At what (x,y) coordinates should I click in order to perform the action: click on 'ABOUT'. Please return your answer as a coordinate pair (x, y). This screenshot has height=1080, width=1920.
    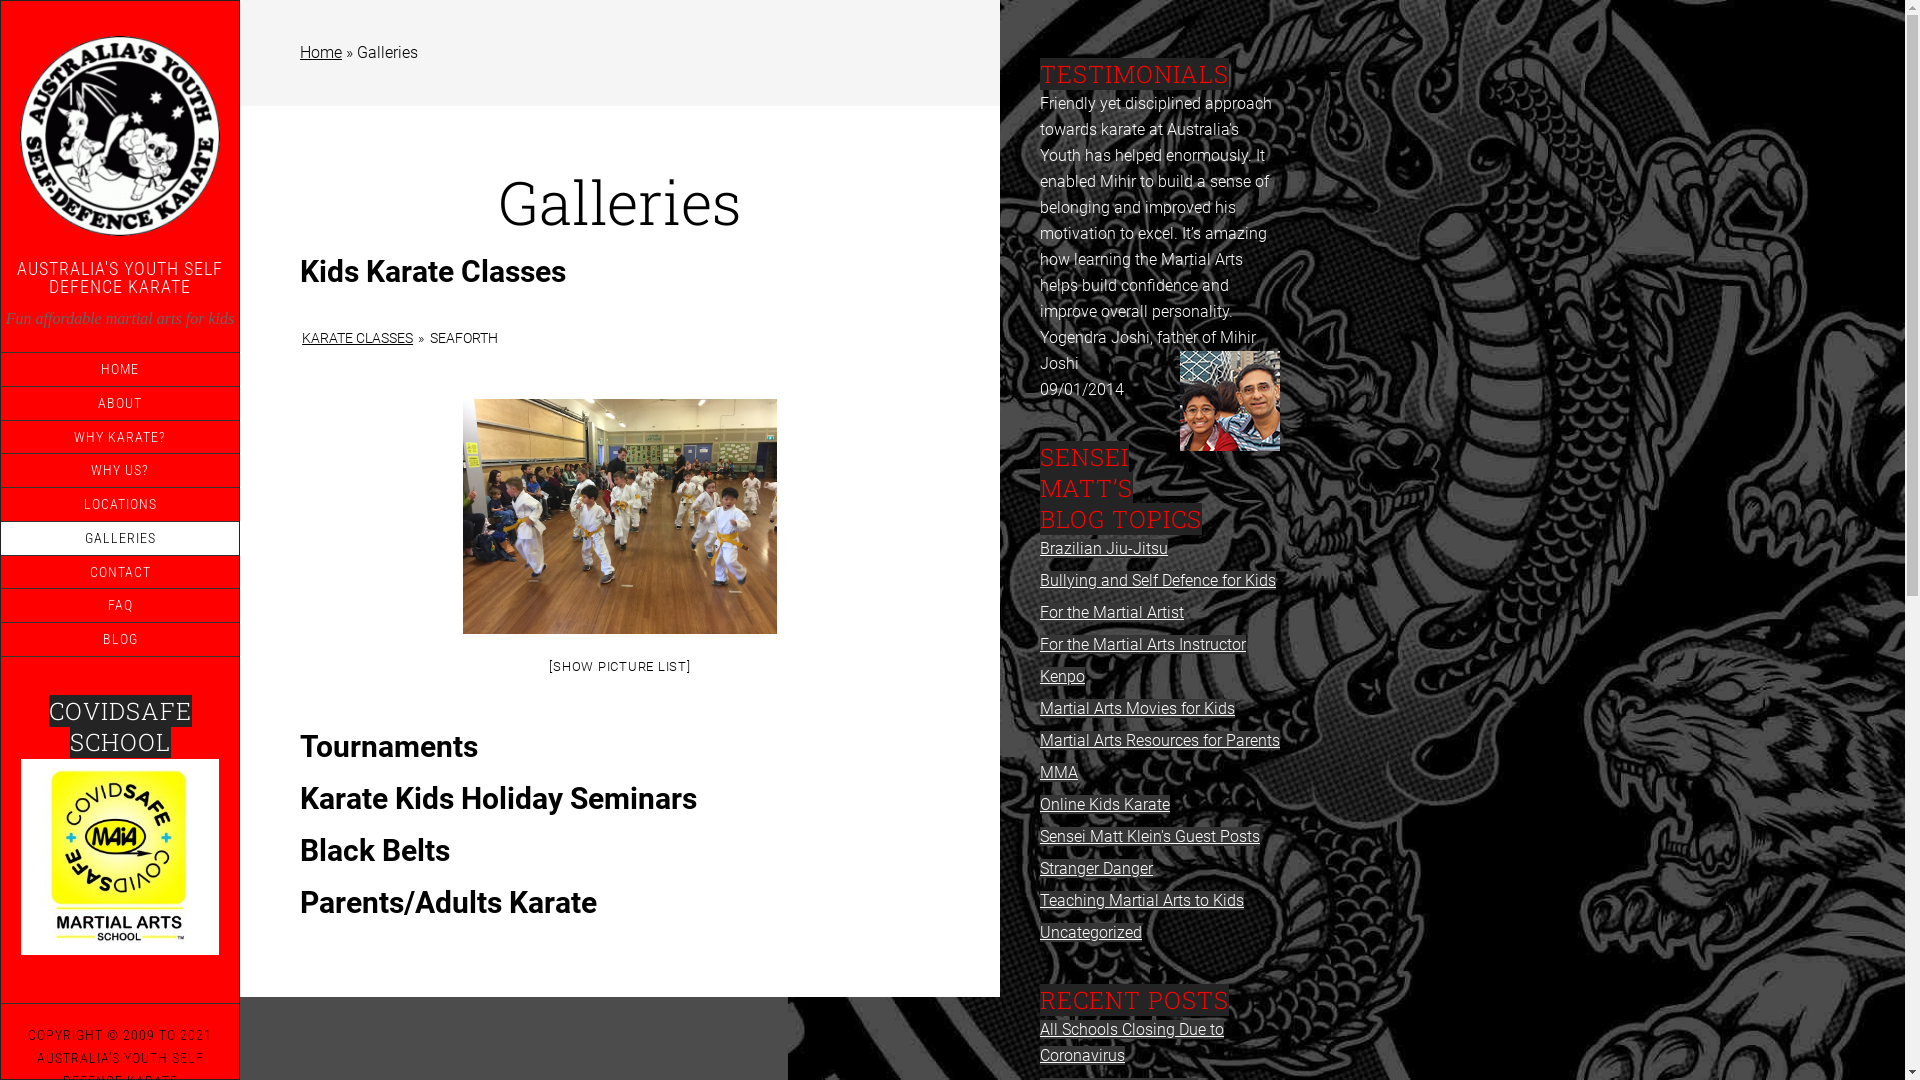
    Looking at the image, I should click on (119, 403).